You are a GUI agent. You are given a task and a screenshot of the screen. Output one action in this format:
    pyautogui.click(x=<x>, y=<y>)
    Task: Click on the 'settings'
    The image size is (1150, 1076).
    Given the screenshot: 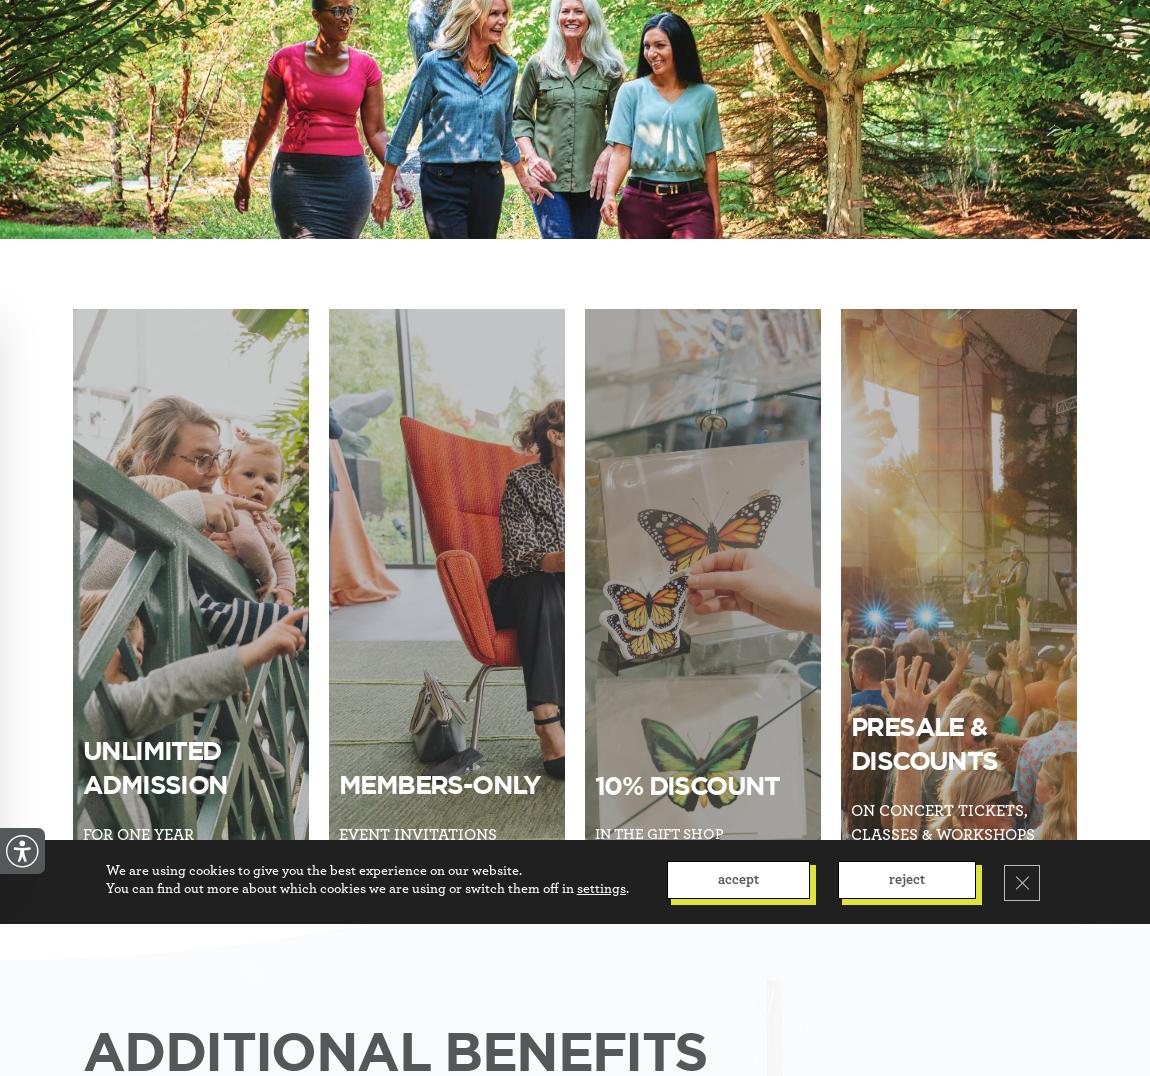 What is the action you would take?
    pyautogui.click(x=575, y=888)
    